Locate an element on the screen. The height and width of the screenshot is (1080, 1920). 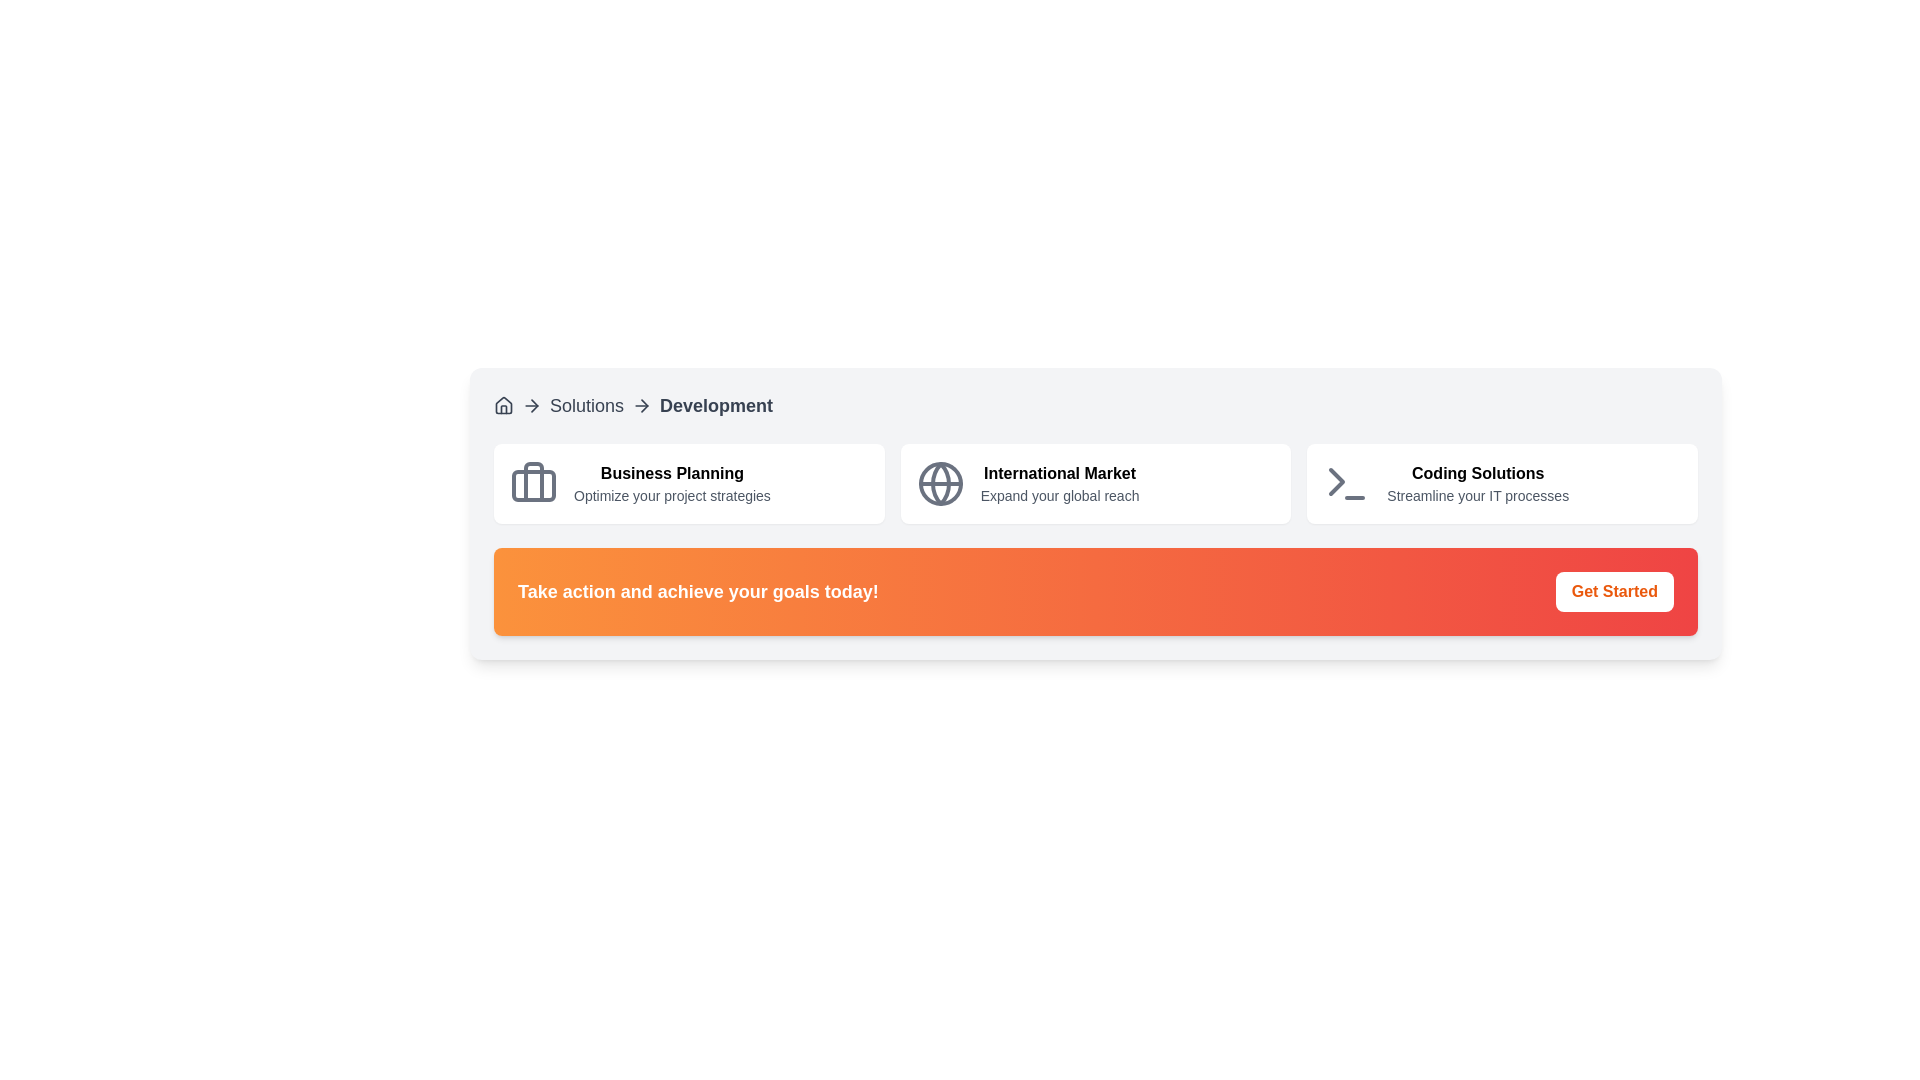
the vertical rectangular outline representing the handle of the briefcase icon located in the Business Planning tile is located at coordinates (533, 482).